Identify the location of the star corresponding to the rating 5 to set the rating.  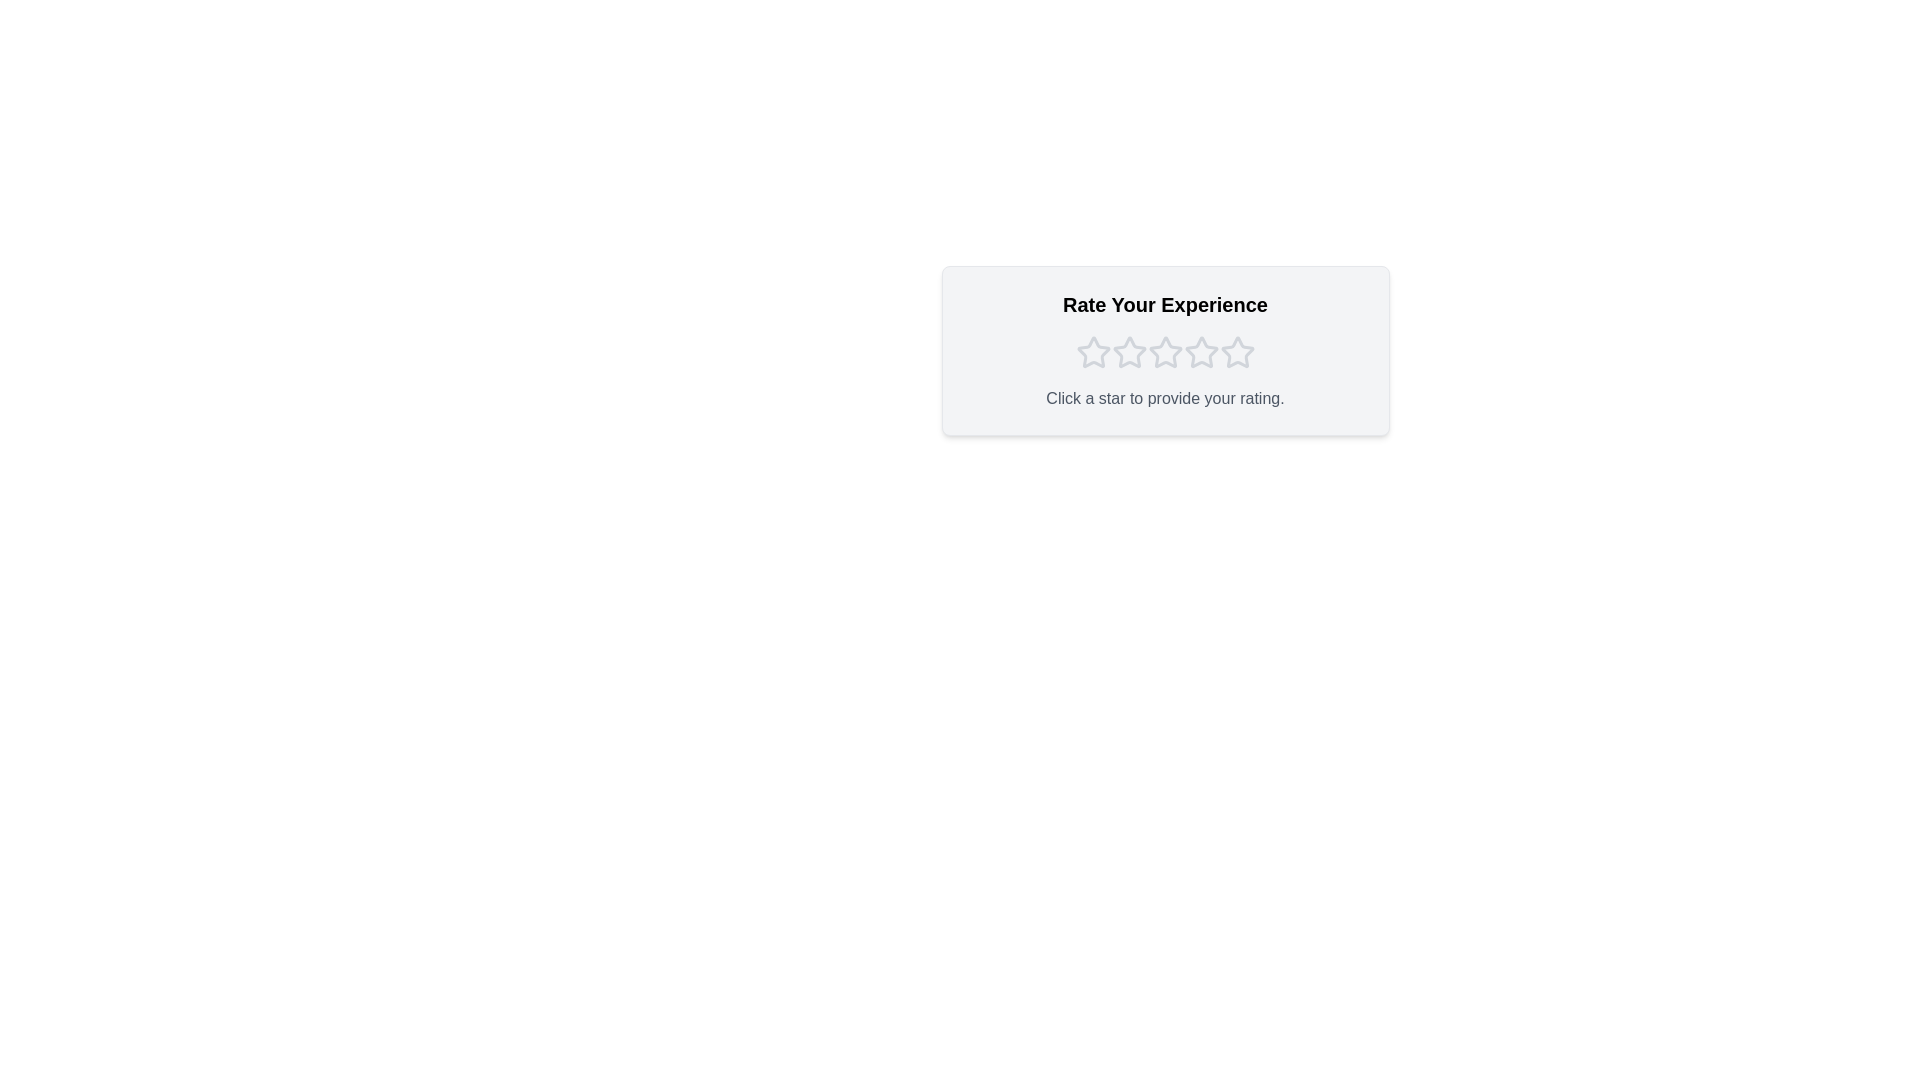
(1236, 352).